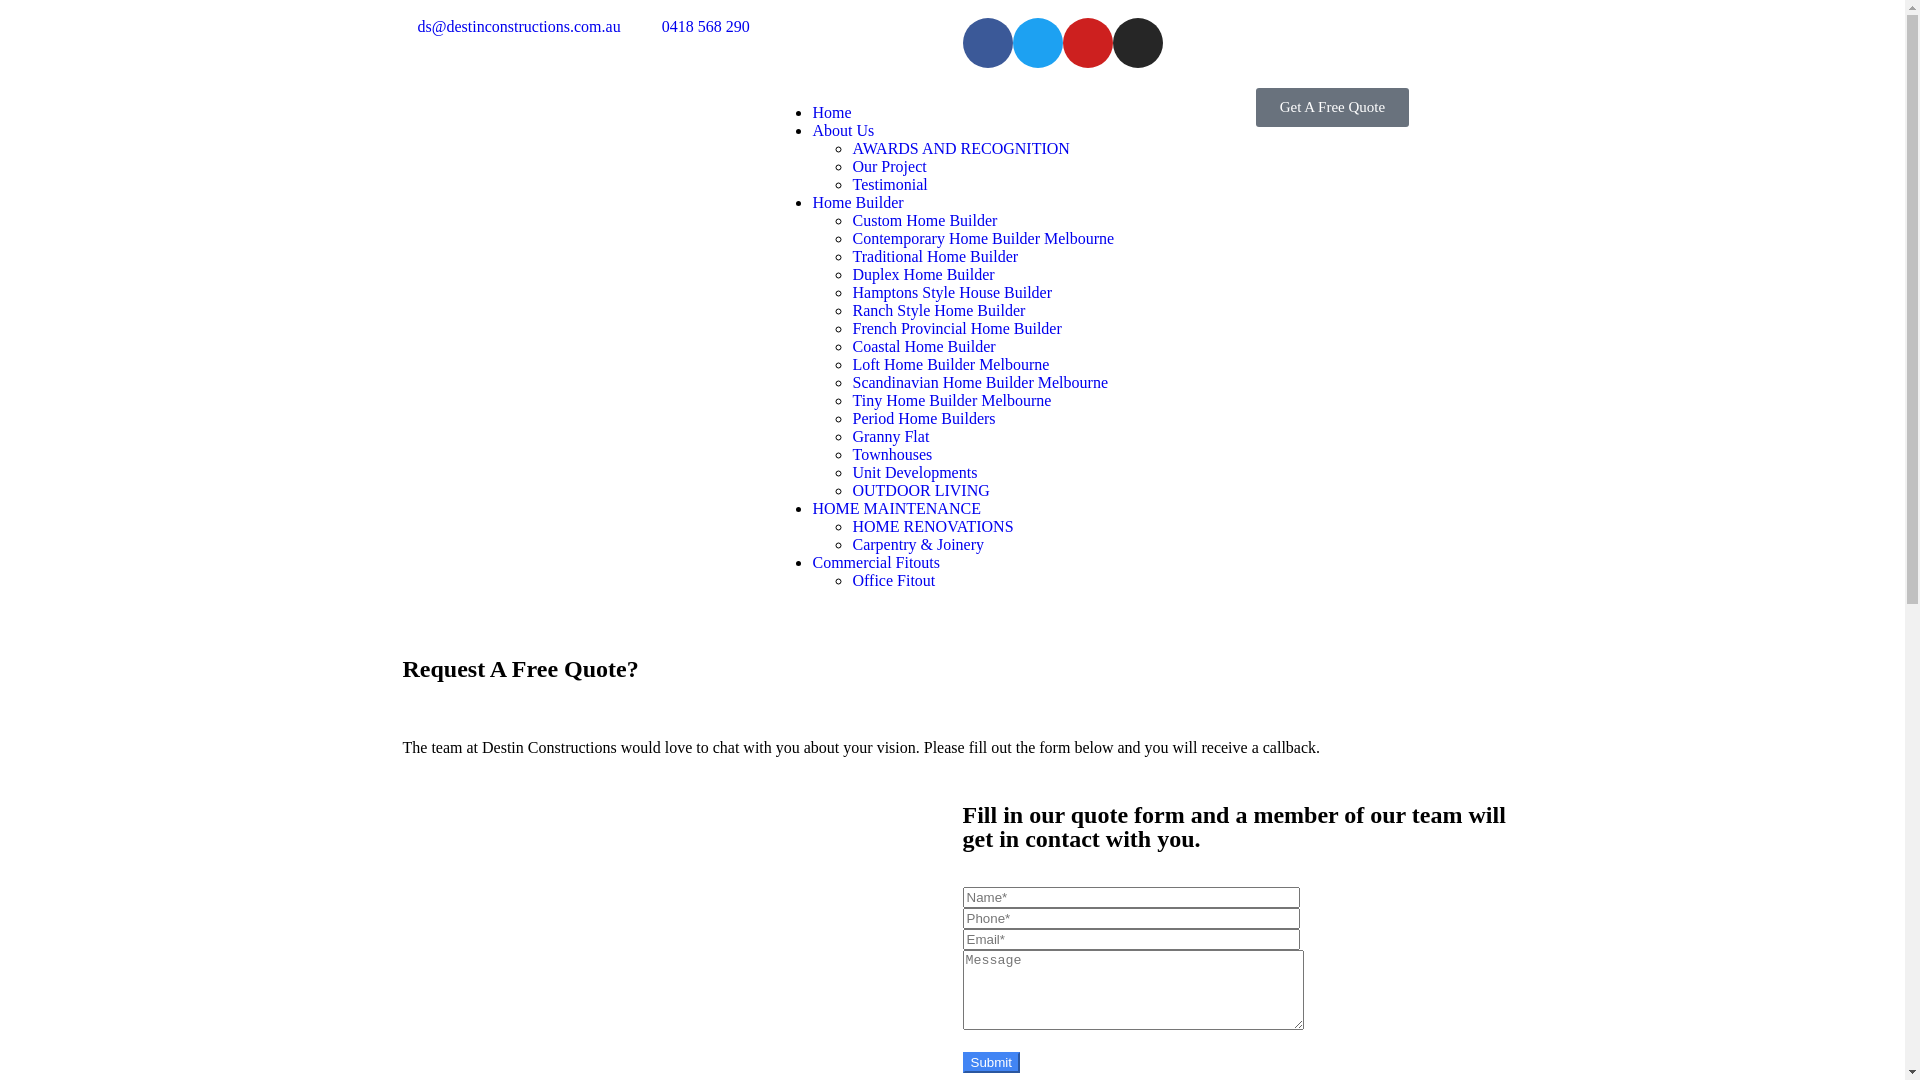 The image size is (1920, 1080). I want to click on 'Period Home Builders', so click(922, 417).